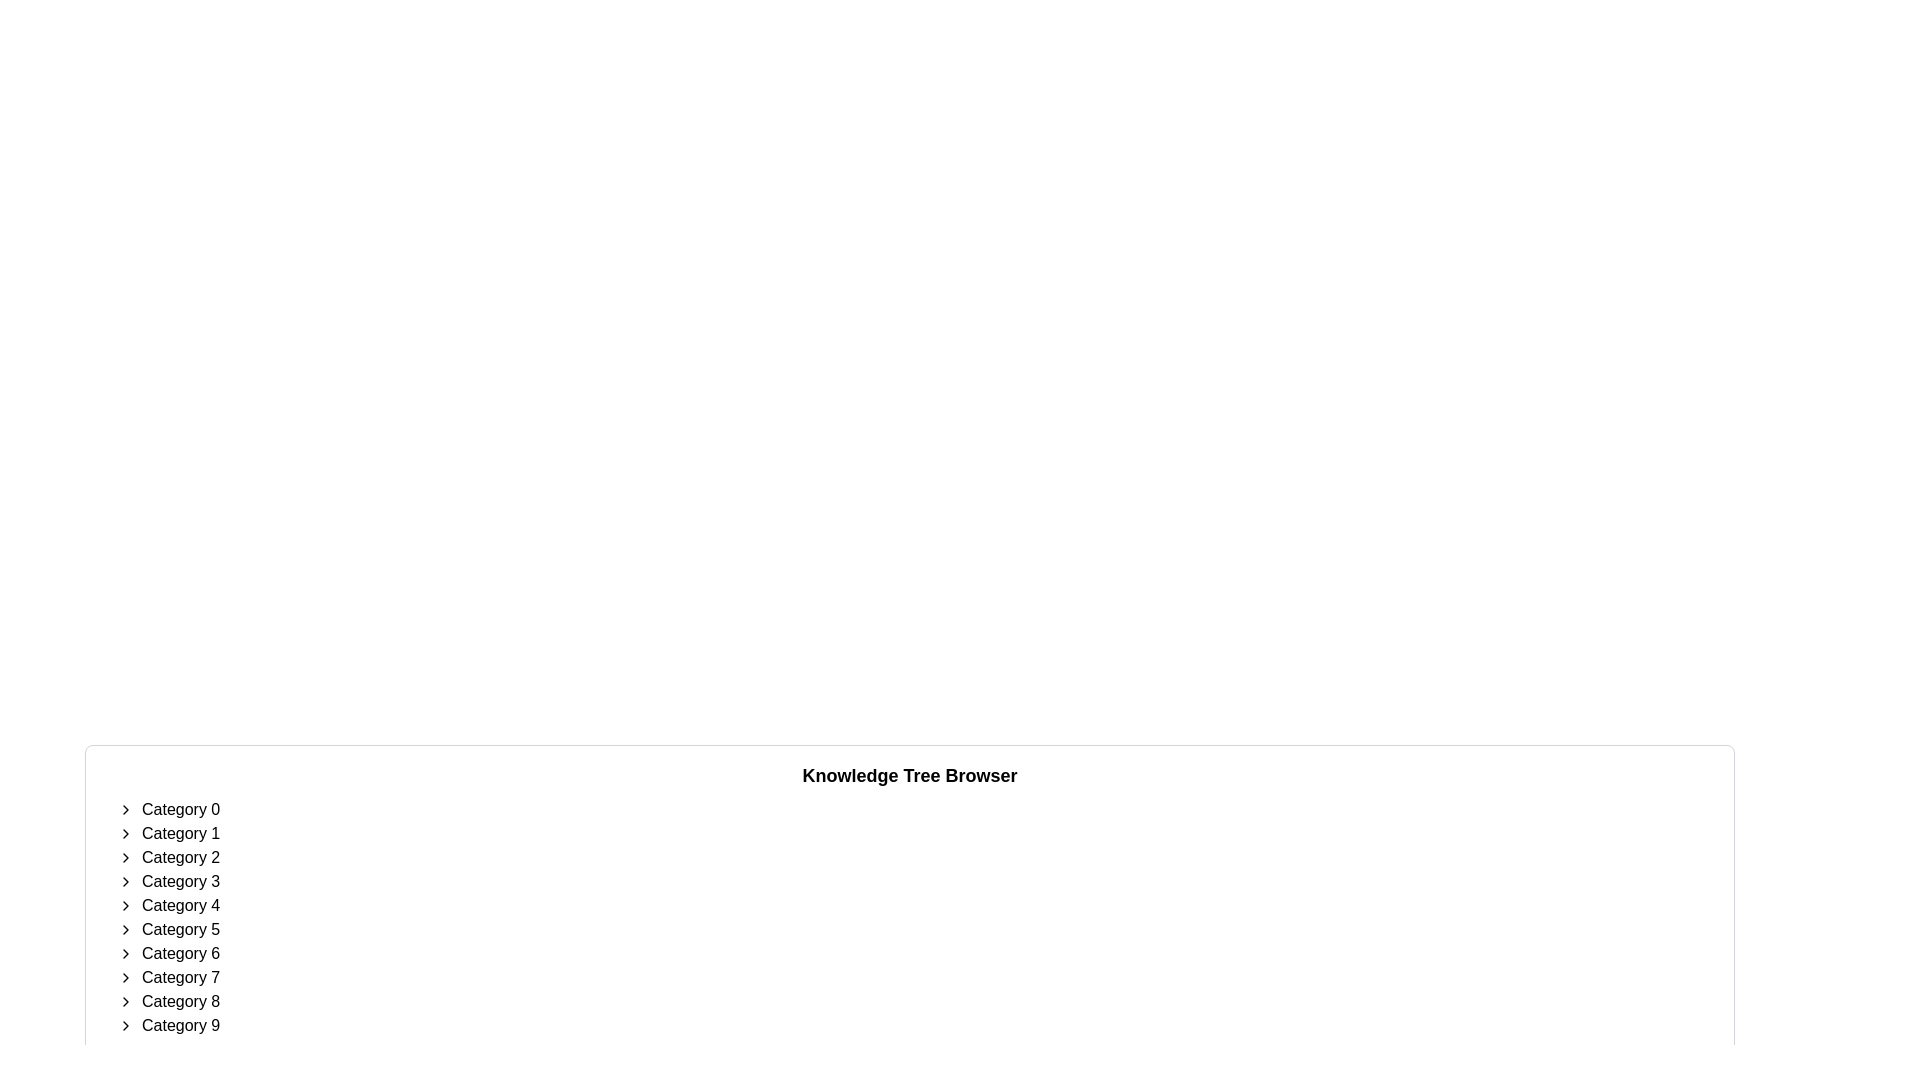  What do you see at coordinates (124, 881) in the screenshot?
I see `the icon indicating that the 'Category 3' item can be interacted with, located to the left of the text label 'Category 3'` at bounding box center [124, 881].